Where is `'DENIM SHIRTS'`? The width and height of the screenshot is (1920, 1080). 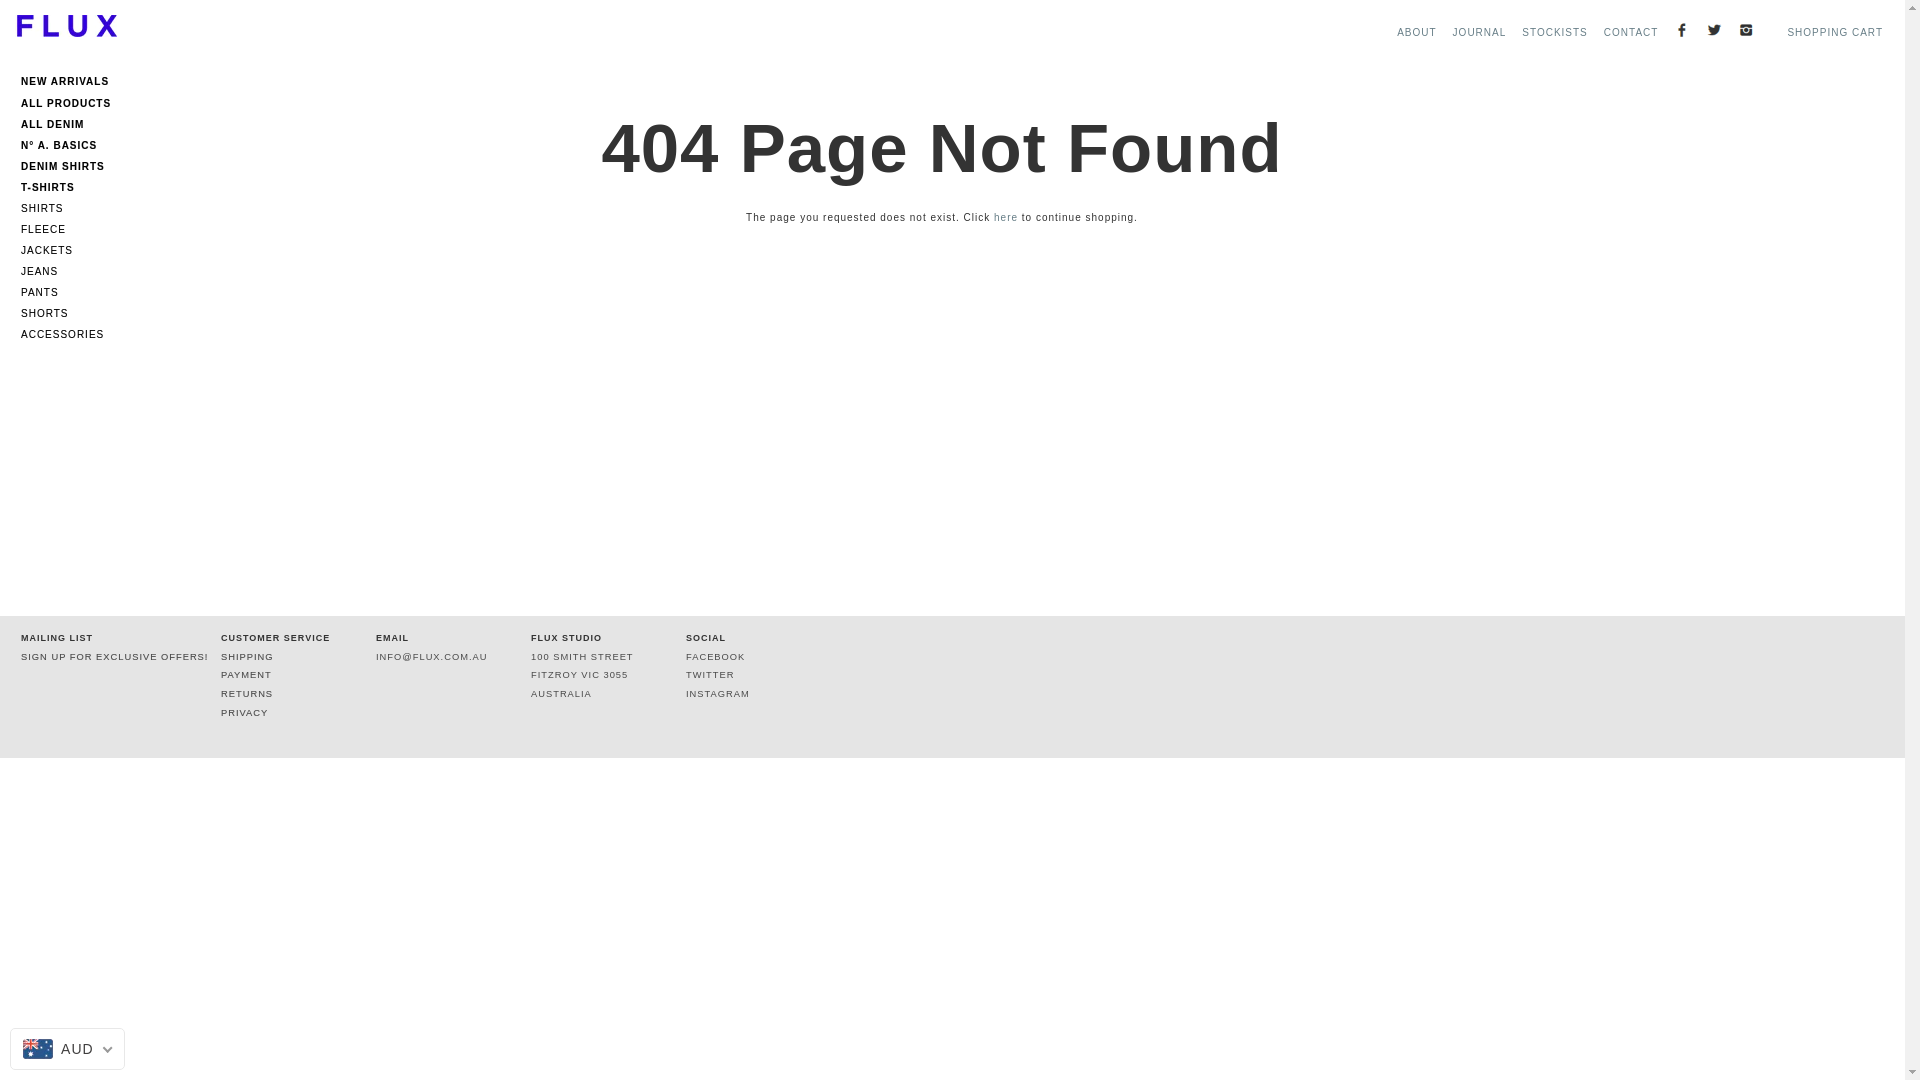
'DENIM SHIRTS' is located at coordinates (71, 162).